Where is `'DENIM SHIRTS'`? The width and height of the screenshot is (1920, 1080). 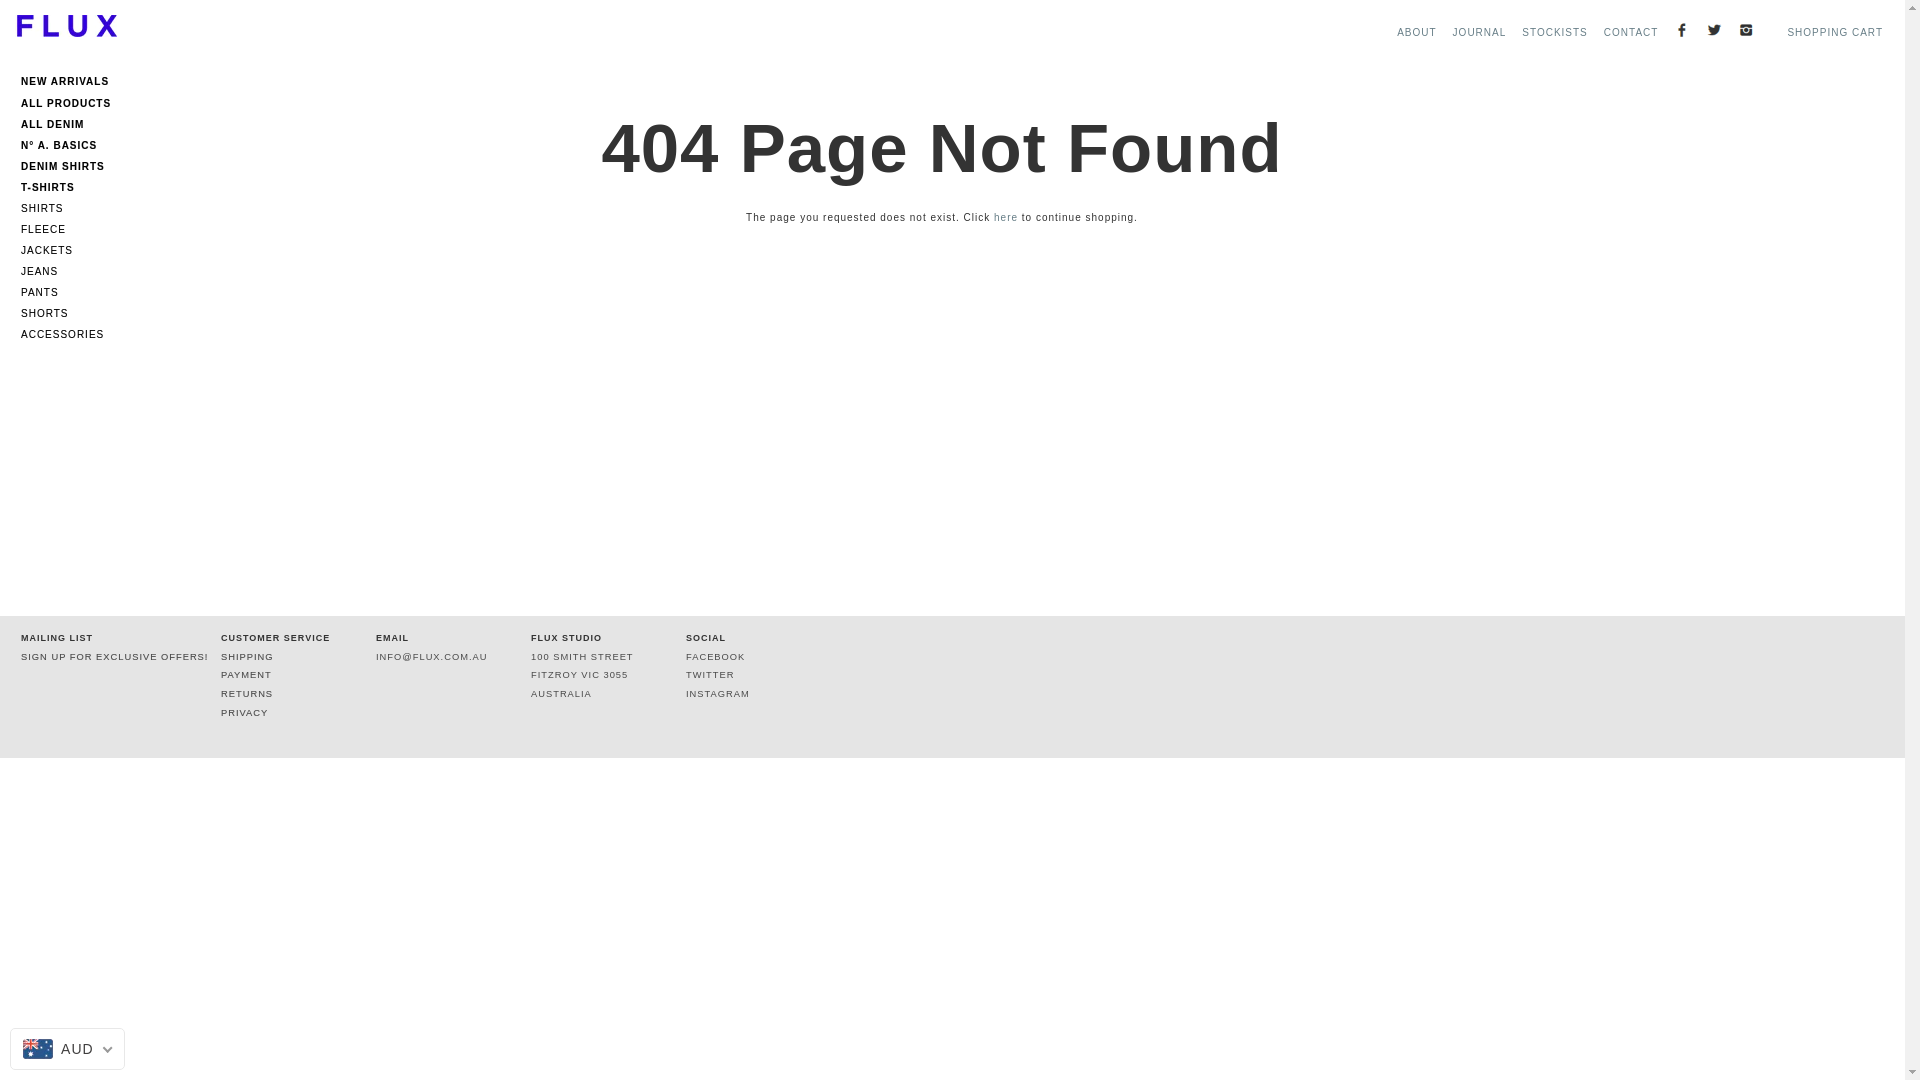
'DENIM SHIRTS' is located at coordinates (71, 162).